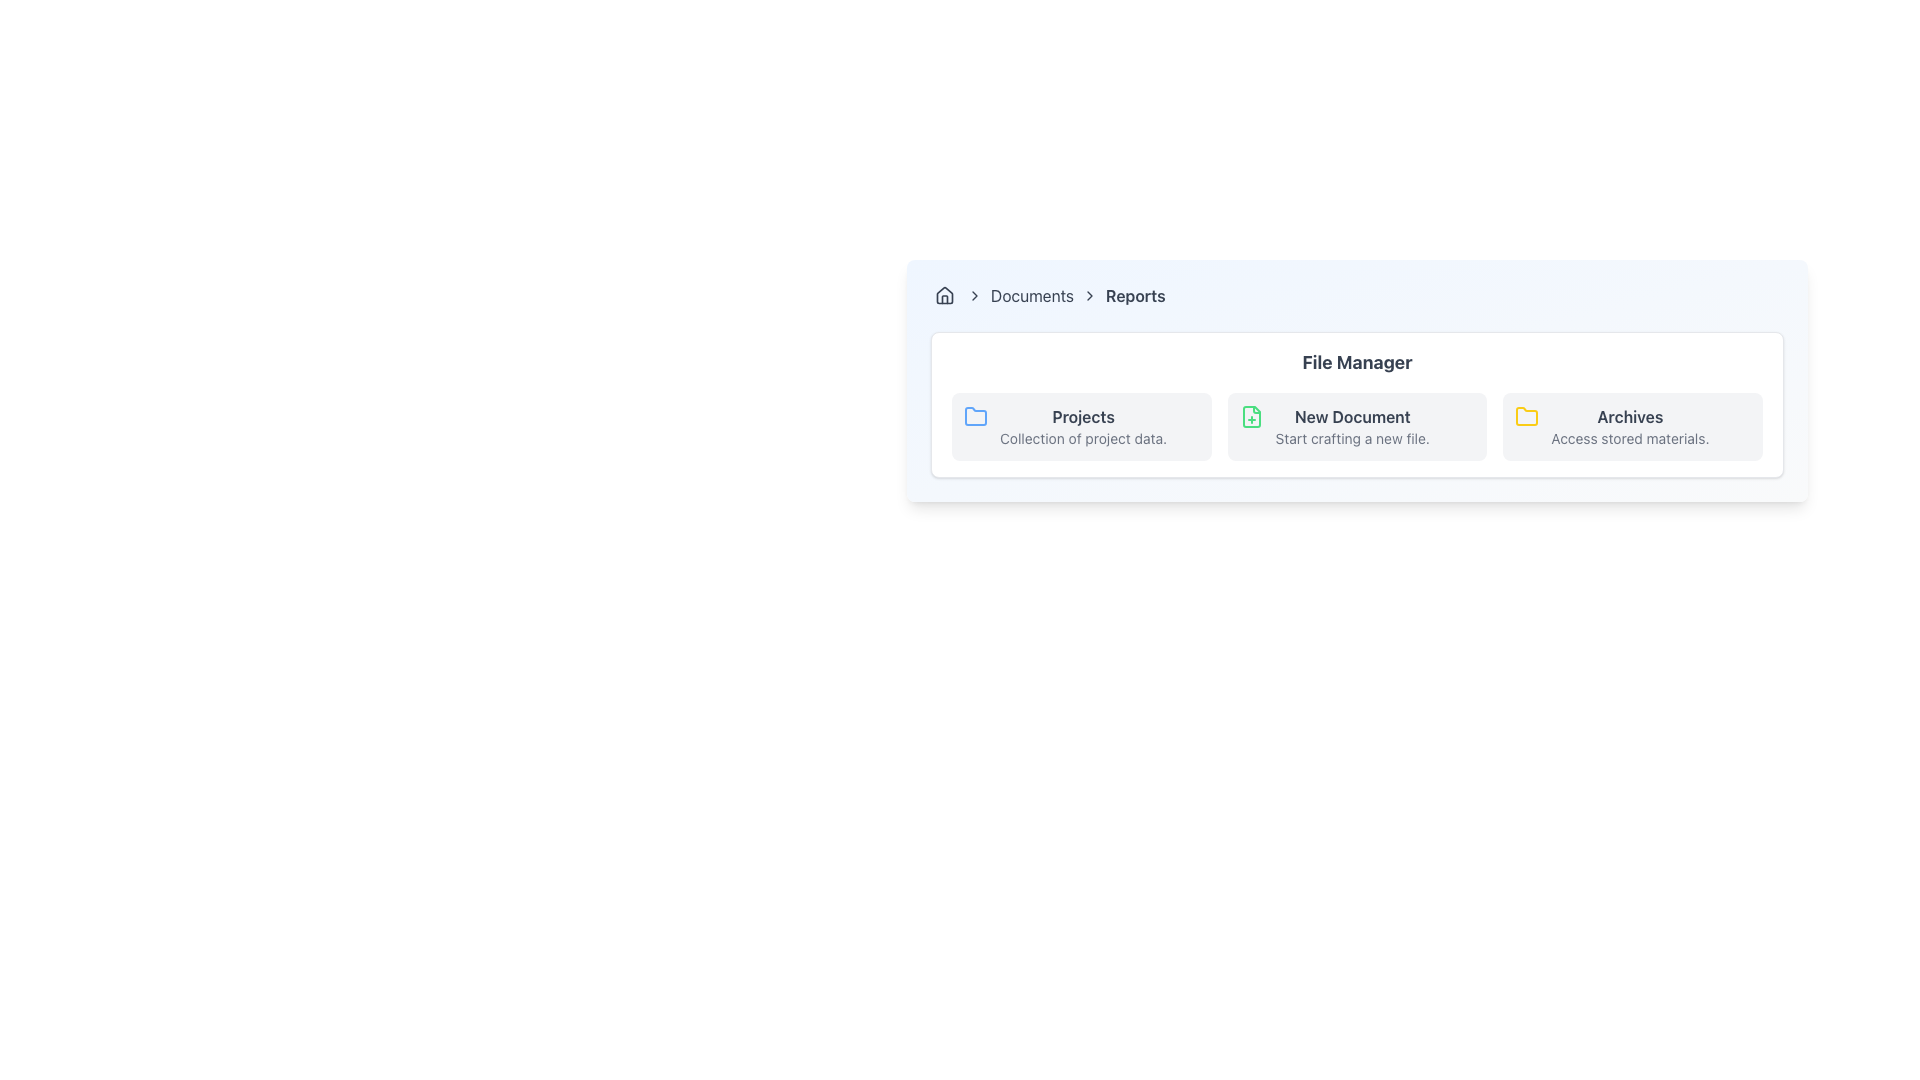  I want to click on the static text element that reads 'Collection of project data.' located below the 'Projects' title in the leftmost card of the 'File Manager' interface, so click(1082, 438).